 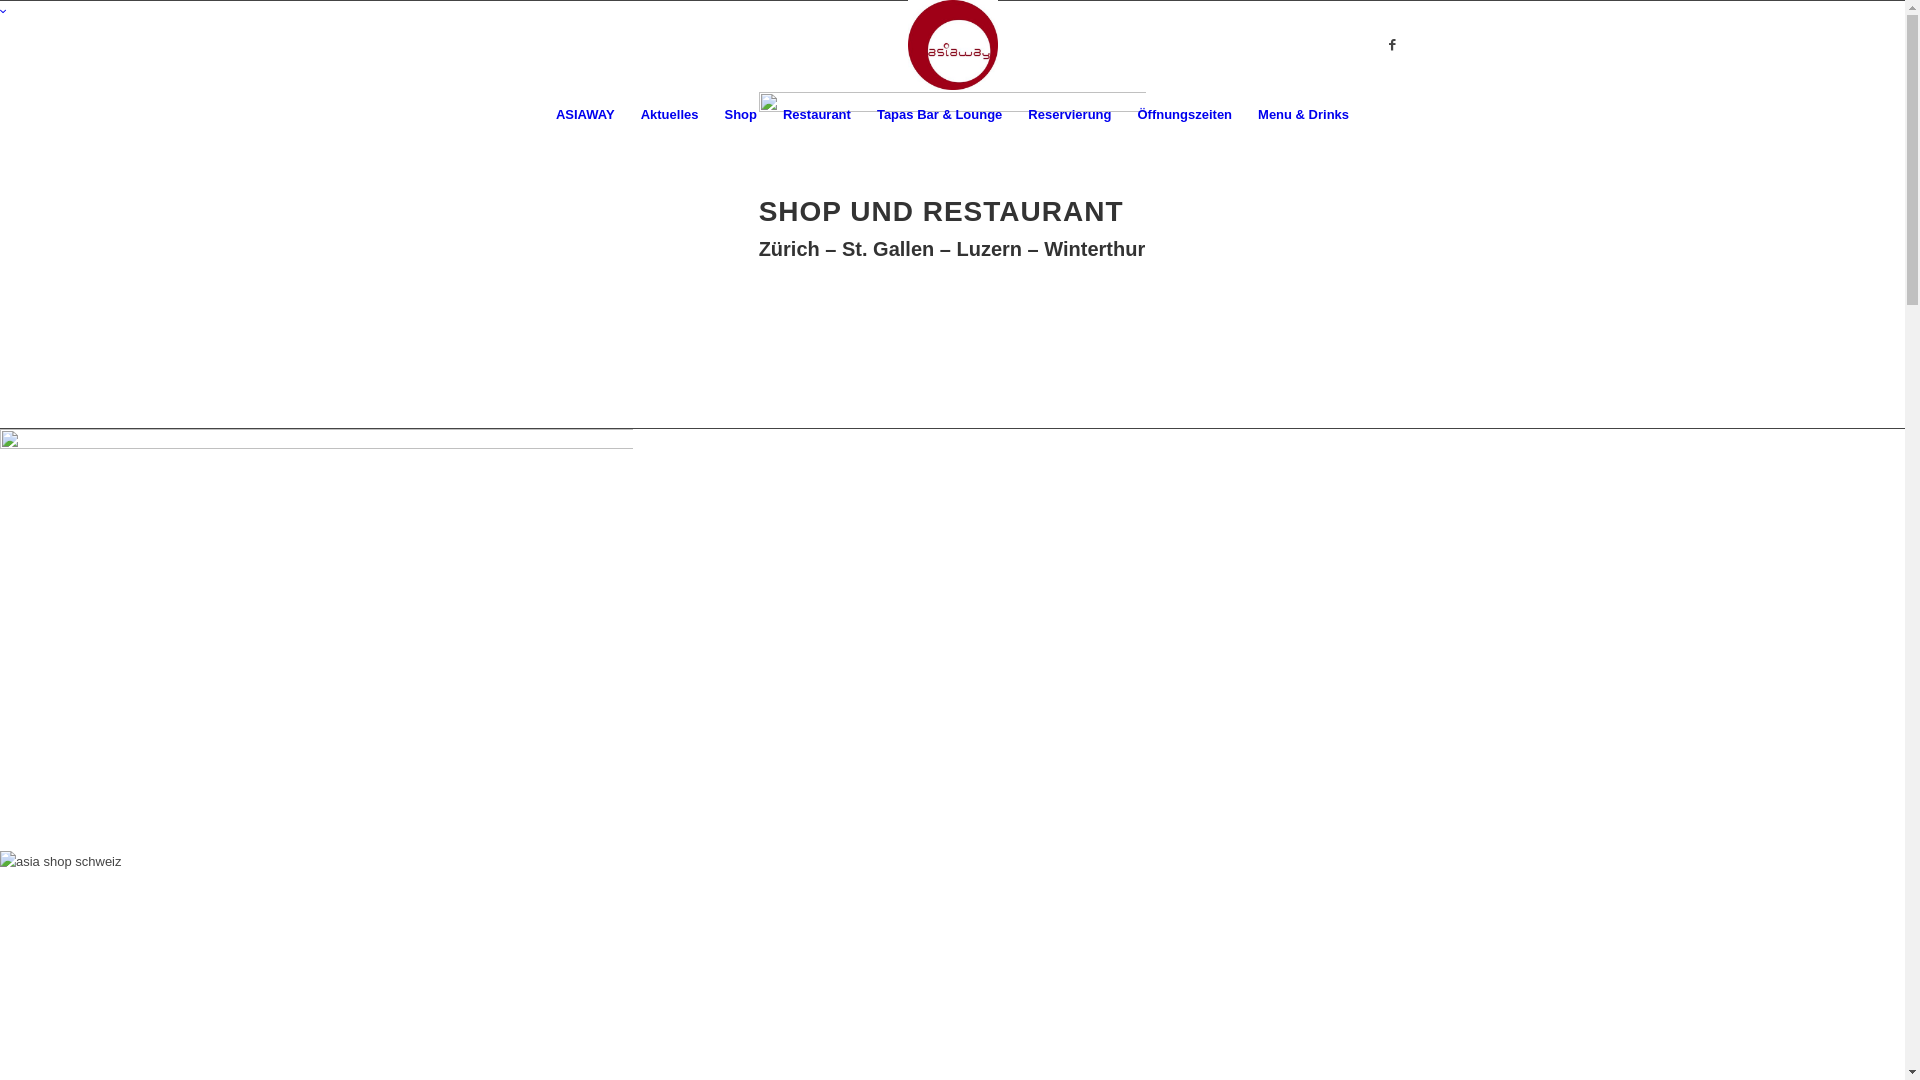 What do you see at coordinates (584, 115) in the screenshot?
I see `'ASIAWAY'` at bounding box center [584, 115].